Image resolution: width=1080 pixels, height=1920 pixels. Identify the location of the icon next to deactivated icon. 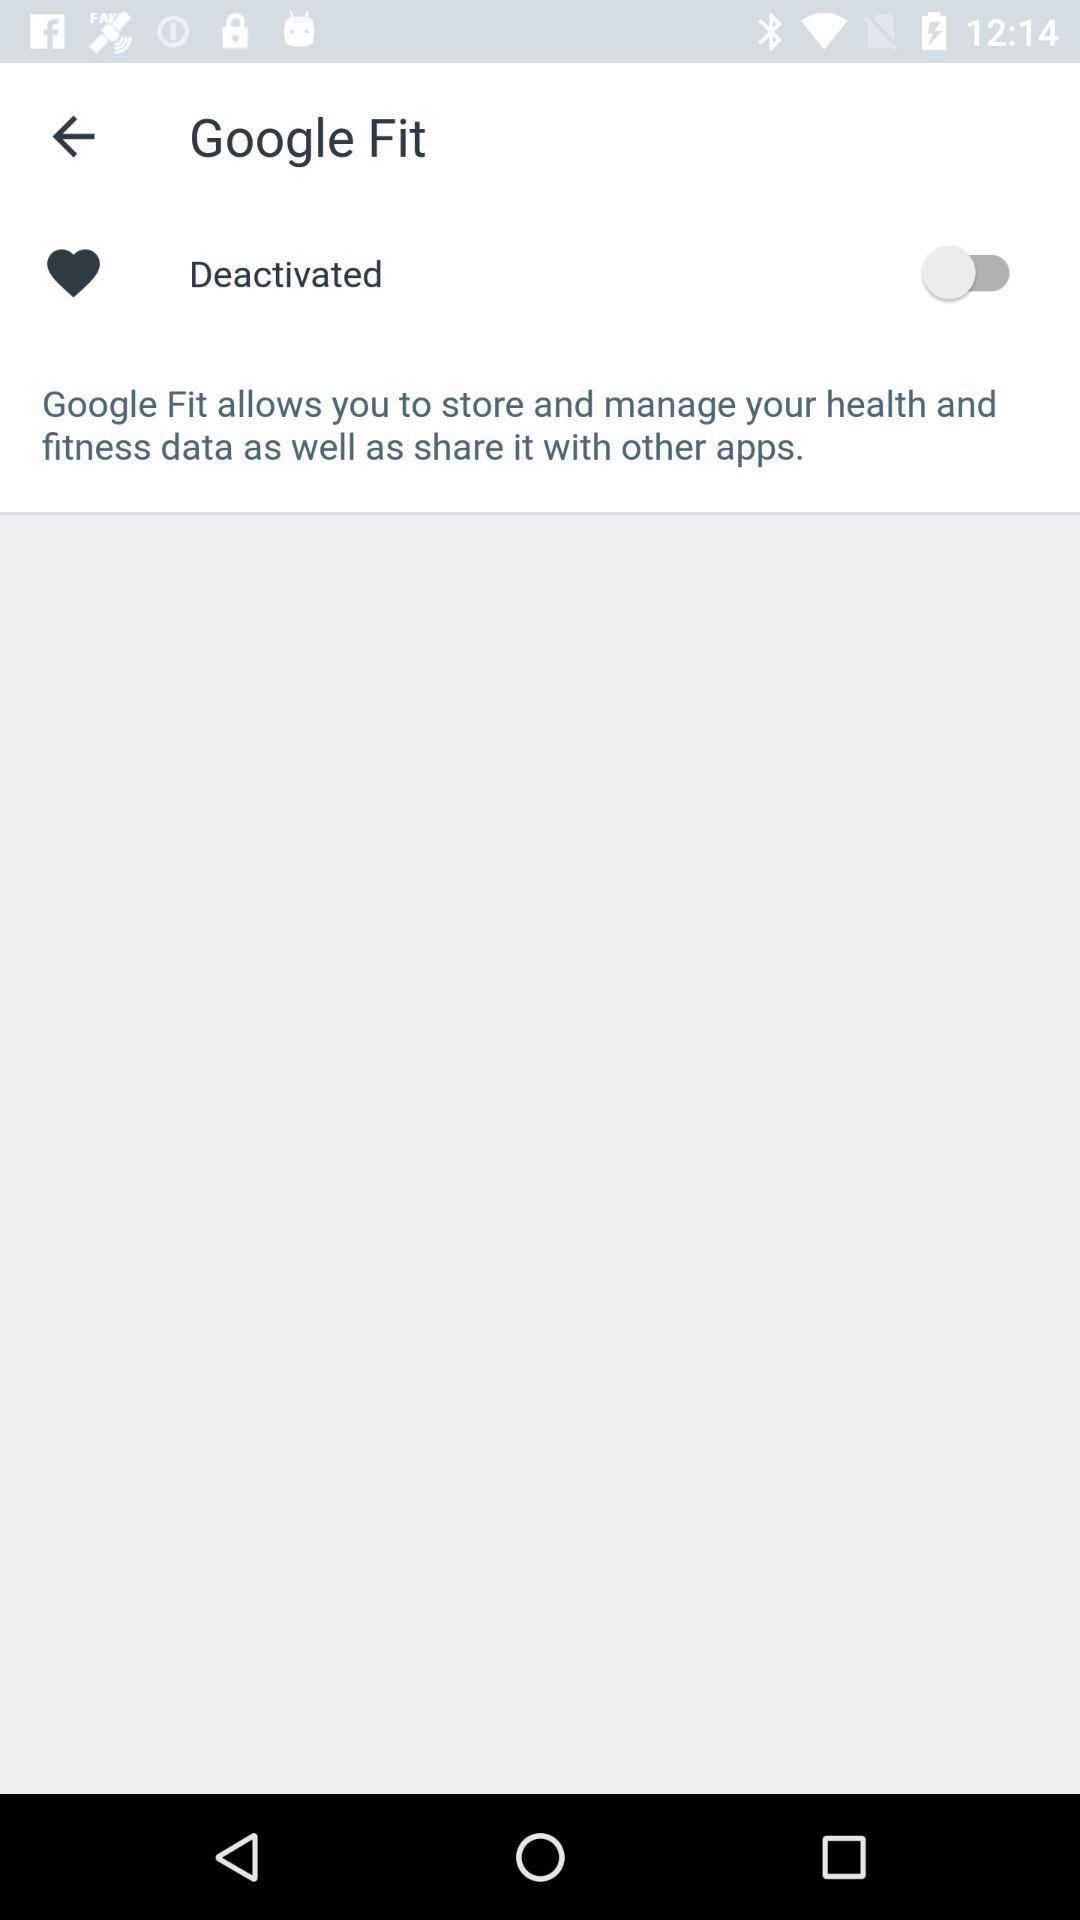
(974, 271).